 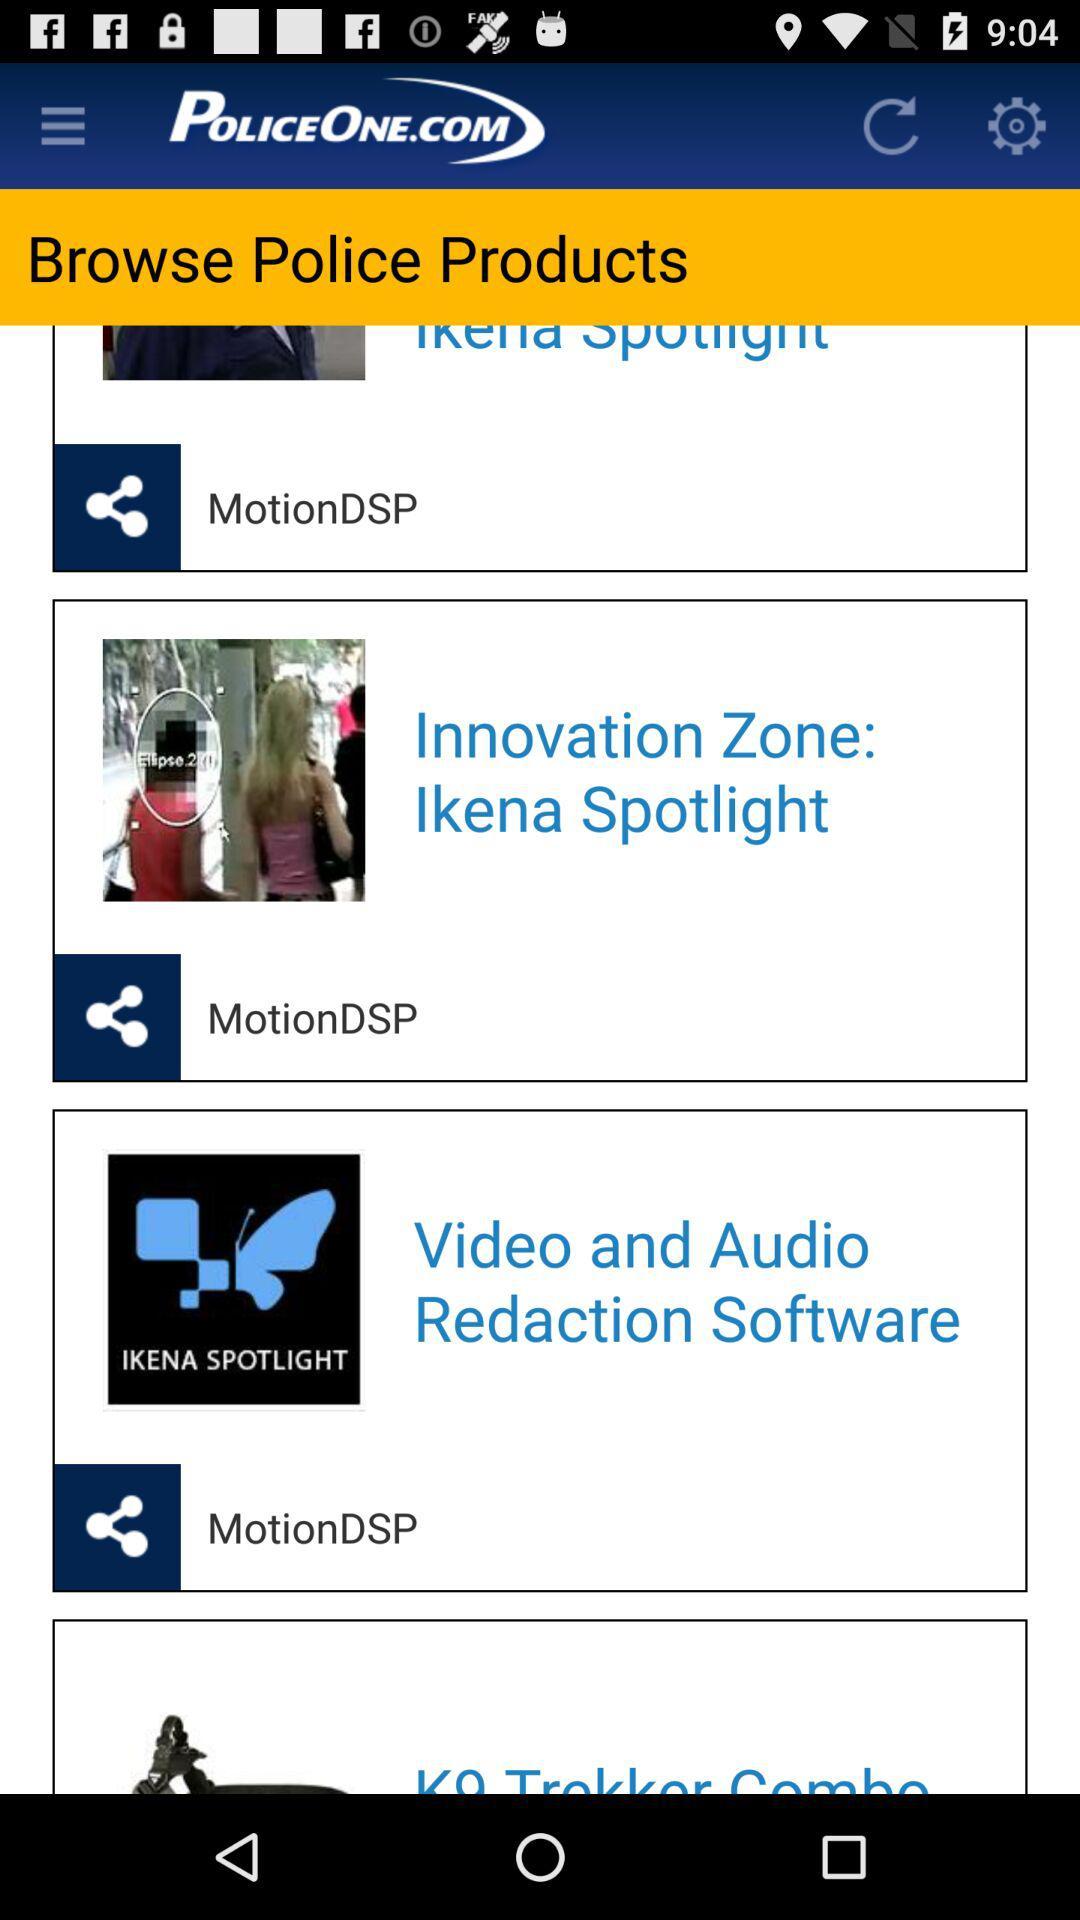 What do you see at coordinates (890, 124) in the screenshot?
I see `refersh the page` at bounding box center [890, 124].